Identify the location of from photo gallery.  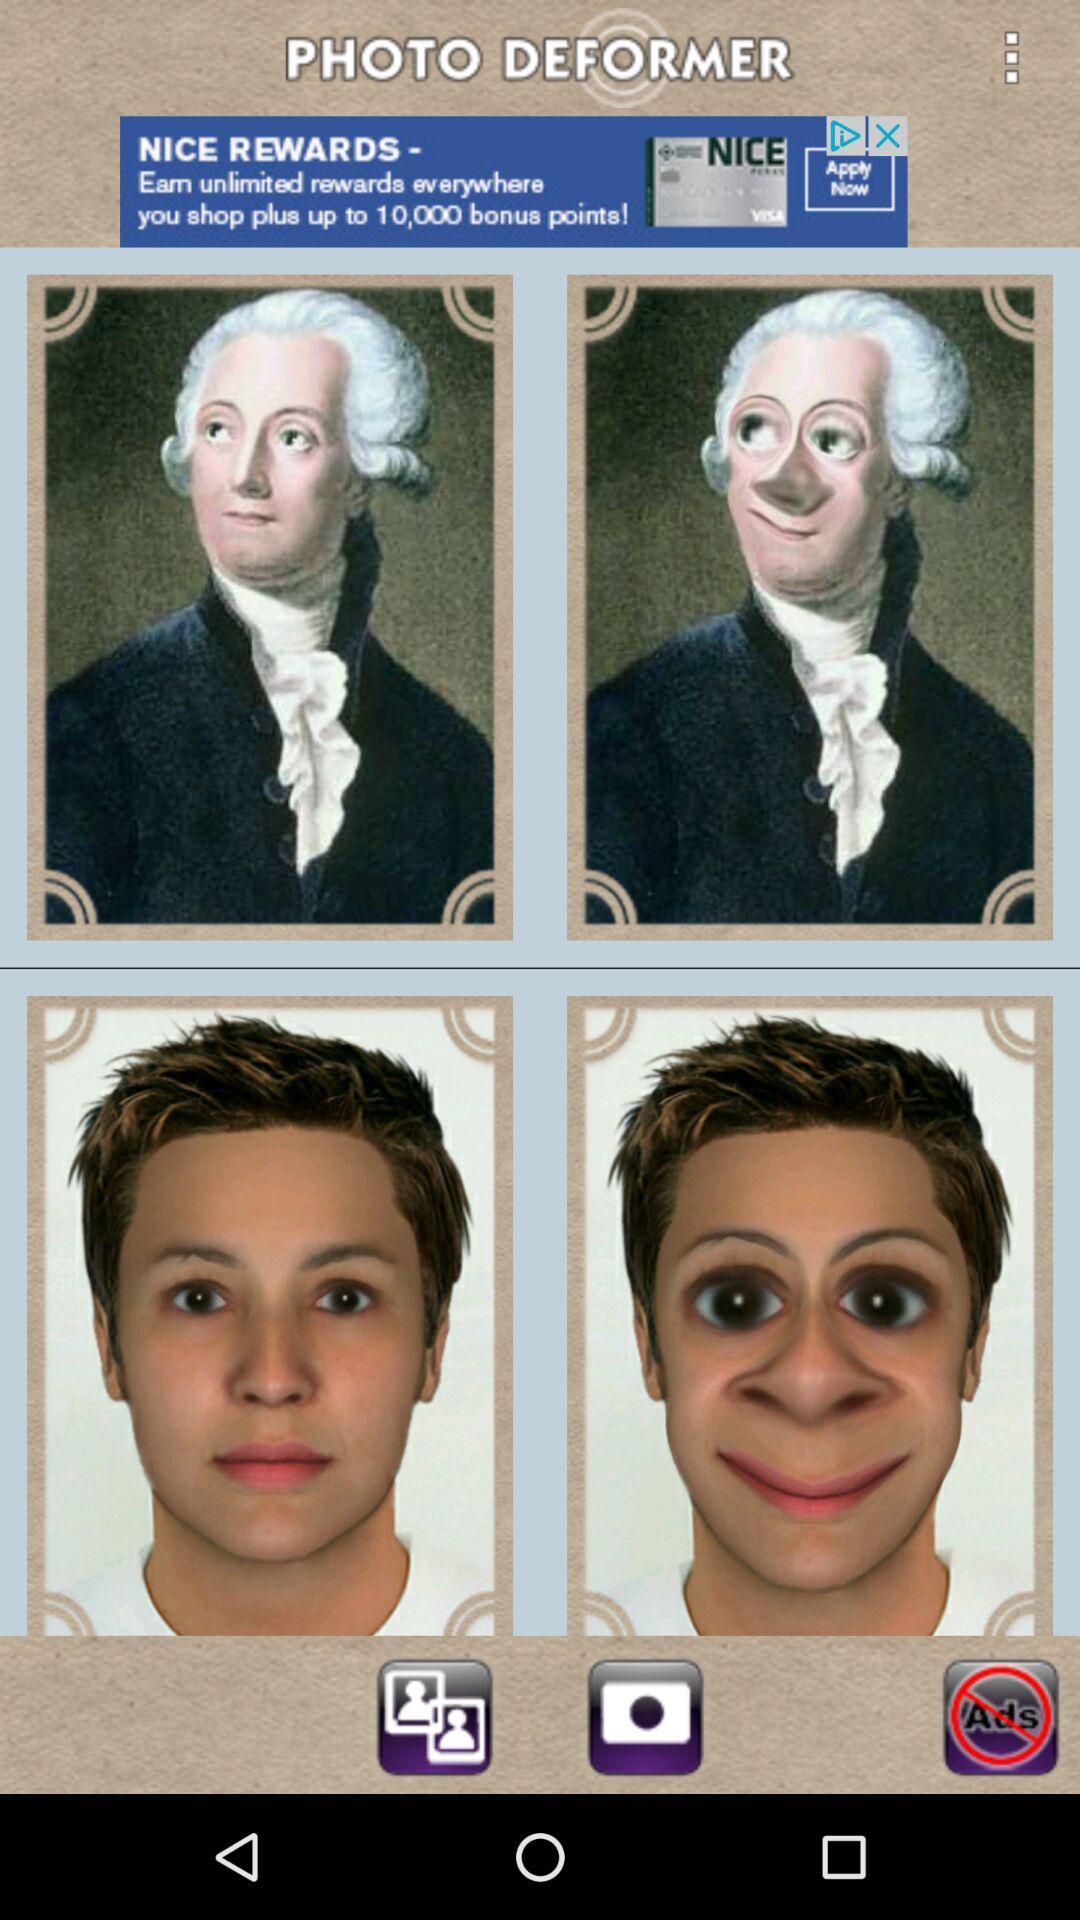
(433, 1713).